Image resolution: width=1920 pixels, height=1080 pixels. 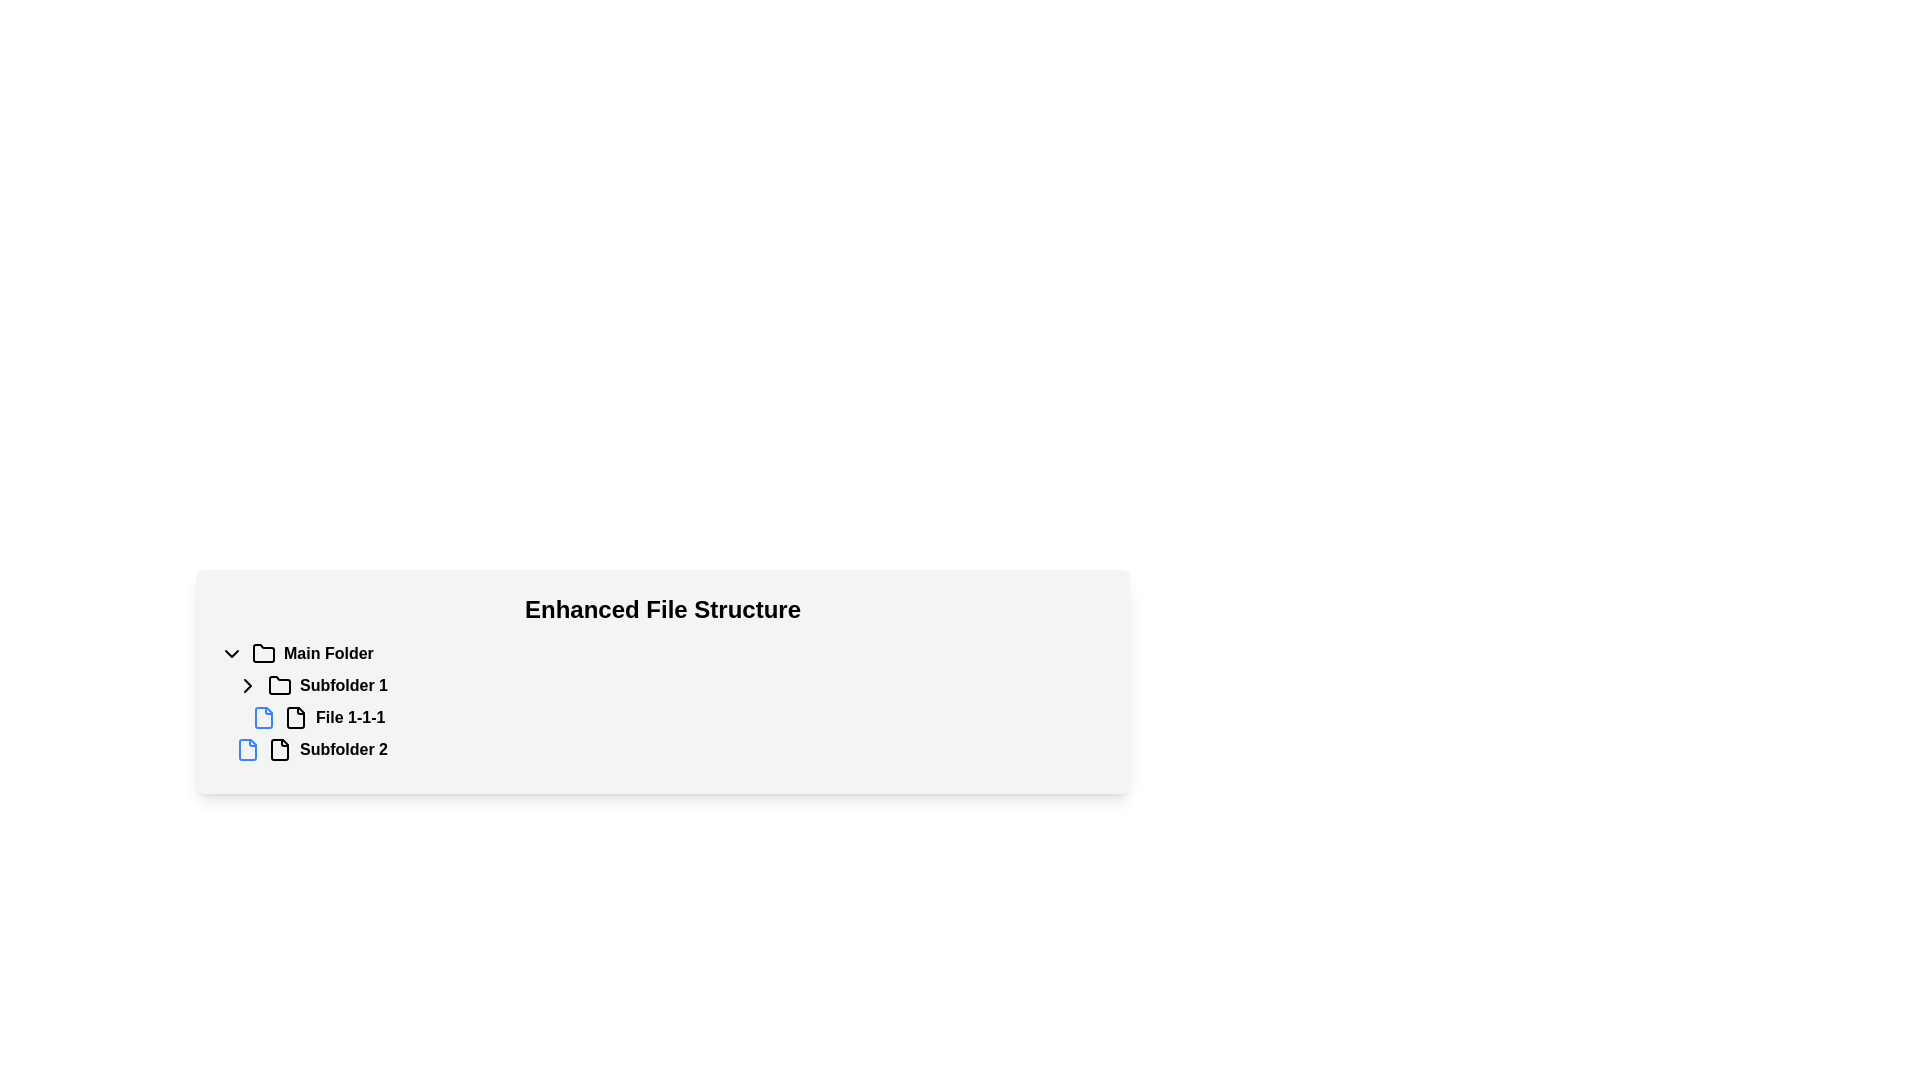 I want to click on the bold, underlined text reading 'File 1-1-1' in the file structure menu, which is positioned below 'Subfolder 1', so click(x=350, y=716).